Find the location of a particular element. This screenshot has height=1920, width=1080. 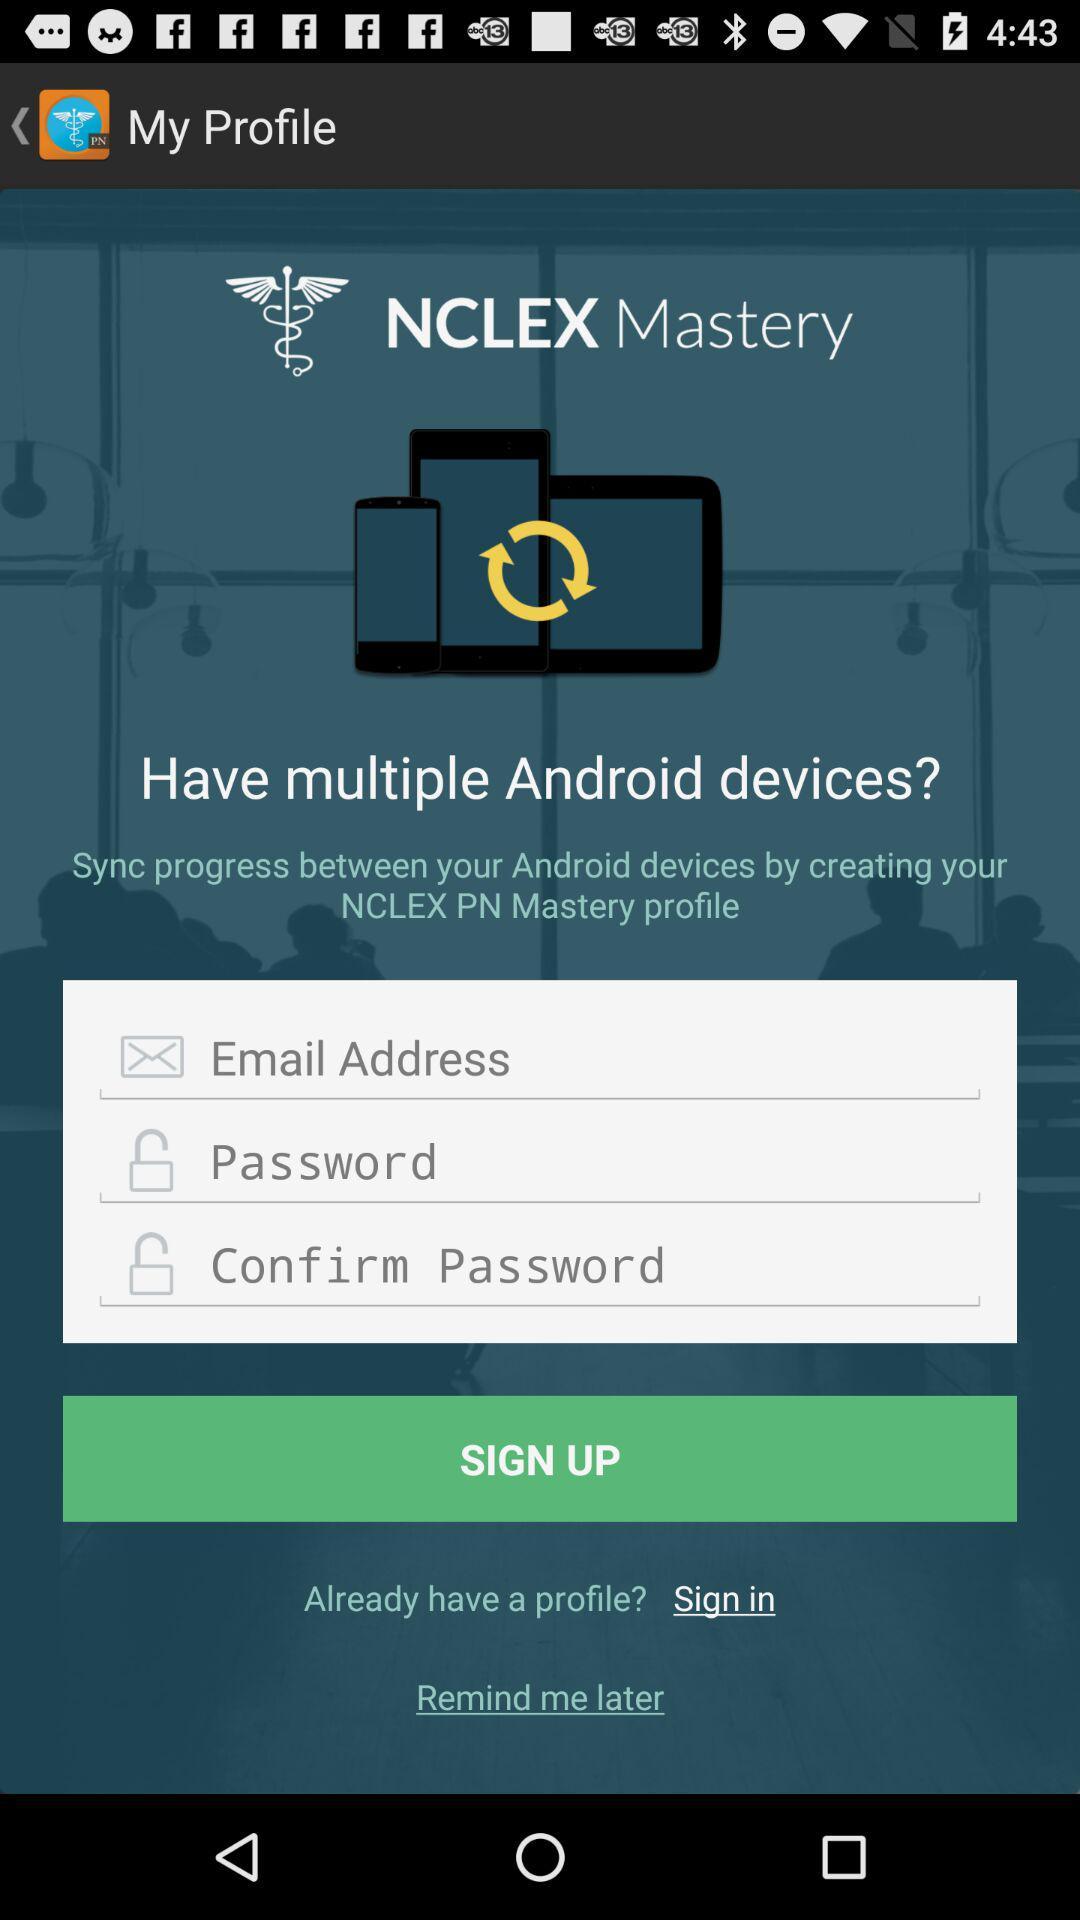

sign in icon is located at coordinates (724, 1596).